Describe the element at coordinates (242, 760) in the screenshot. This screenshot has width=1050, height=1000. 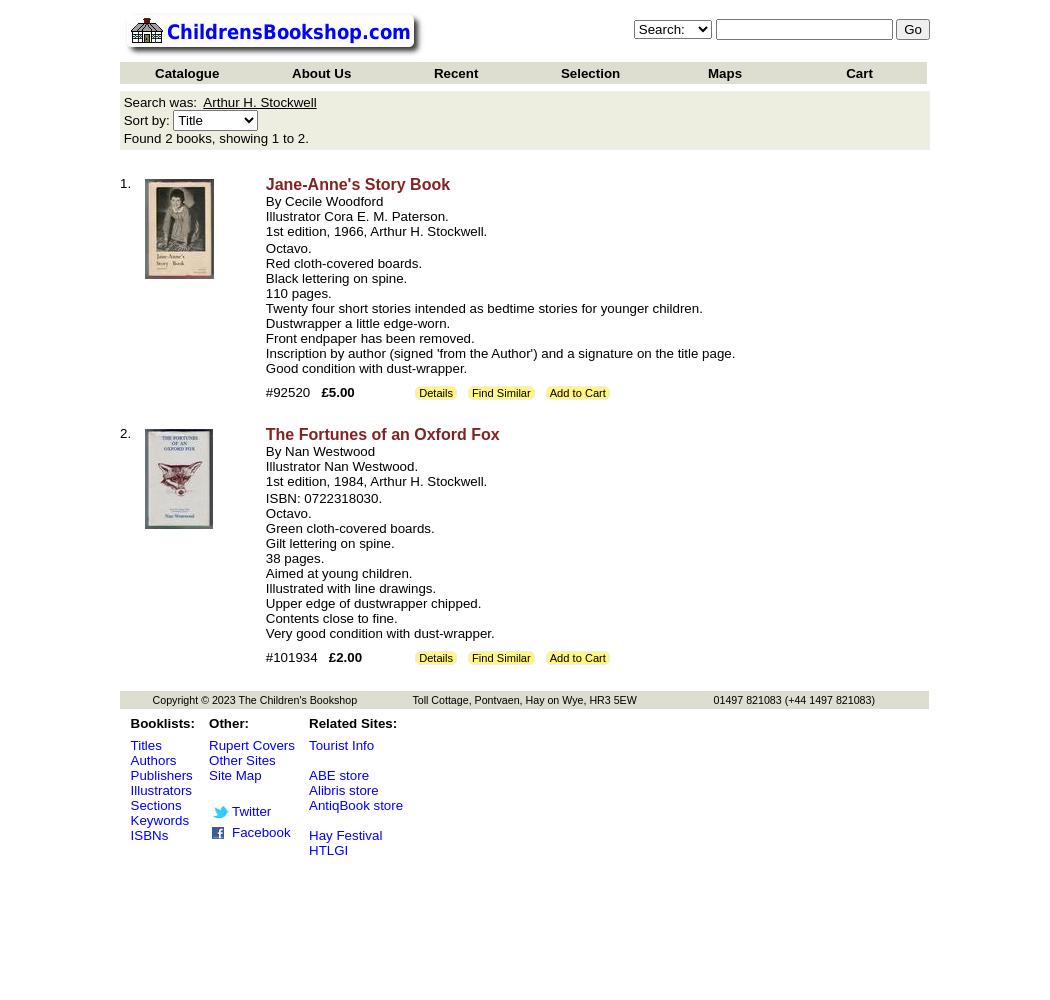
I see `'Other Sites'` at that location.